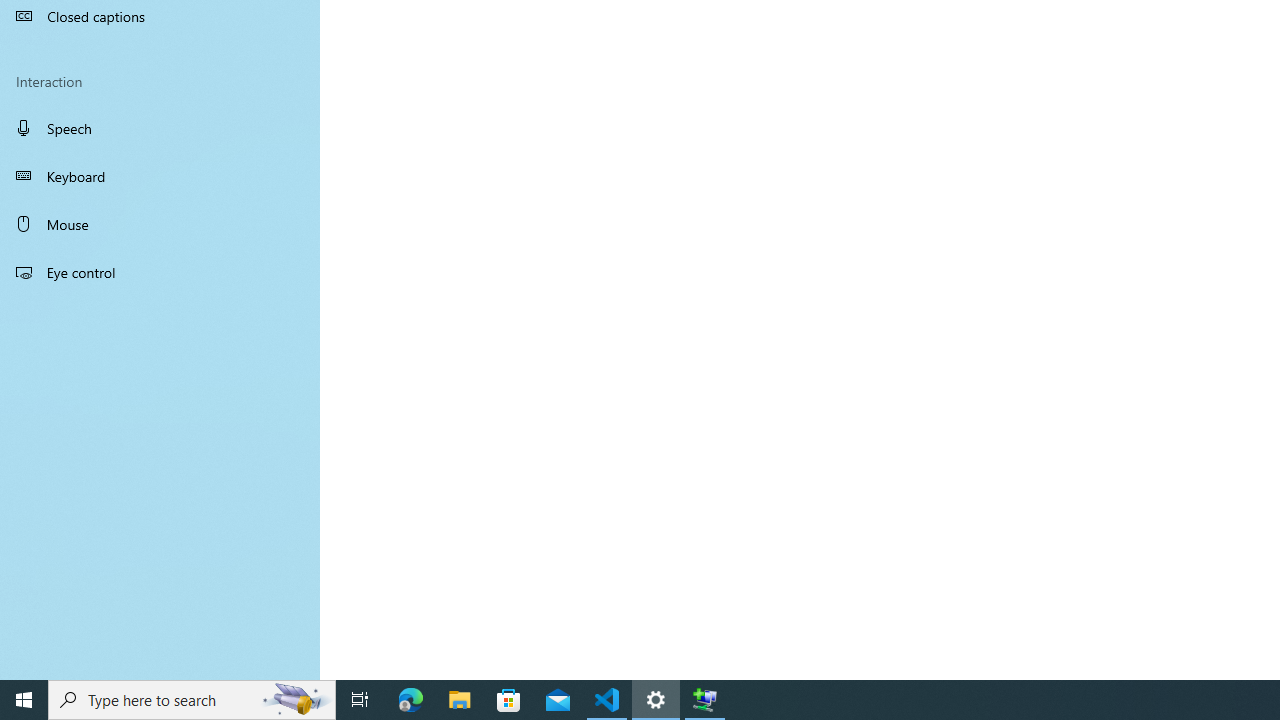 This screenshot has width=1280, height=720. What do you see at coordinates (410, 698) in the screenshot?
I see `'Microsoft Edge'` at bounding box center [410, 698].